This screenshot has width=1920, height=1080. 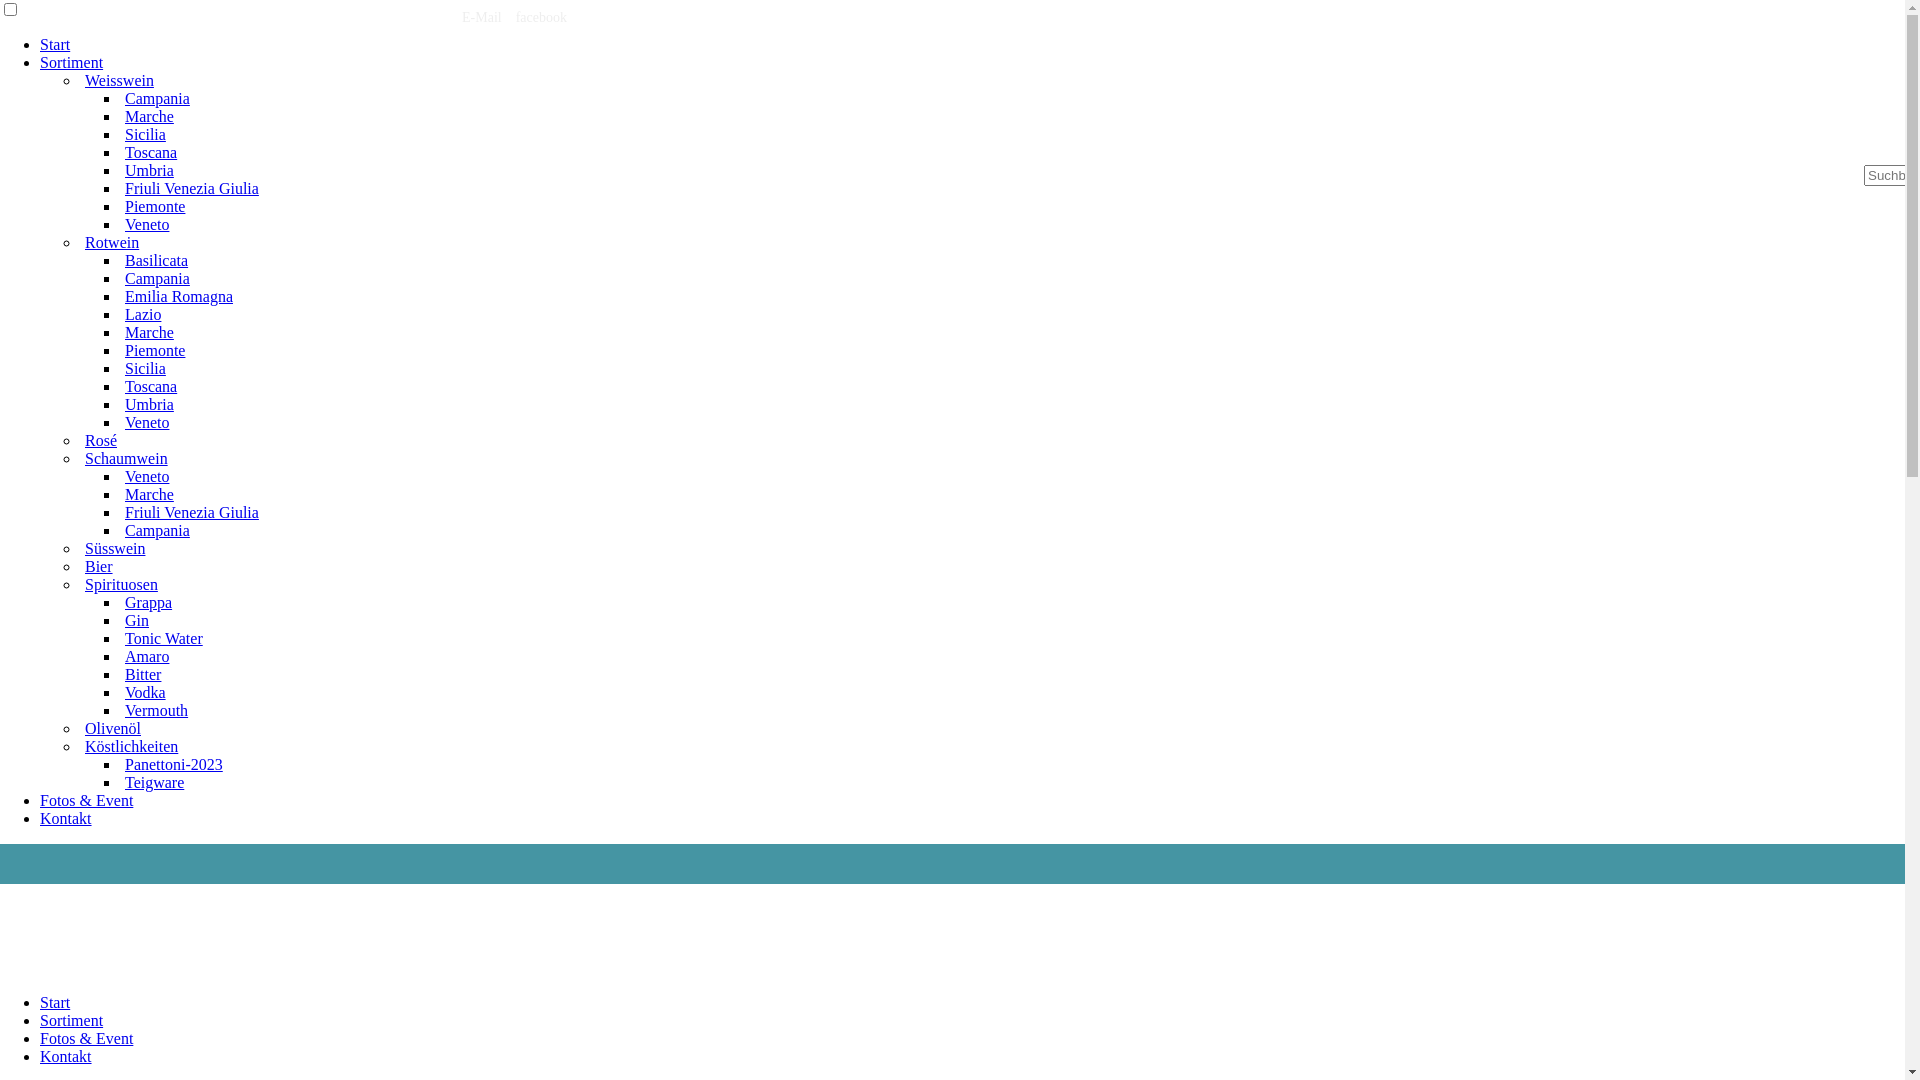 I want to click on 'Vermouth', so click(x=155, y=709).